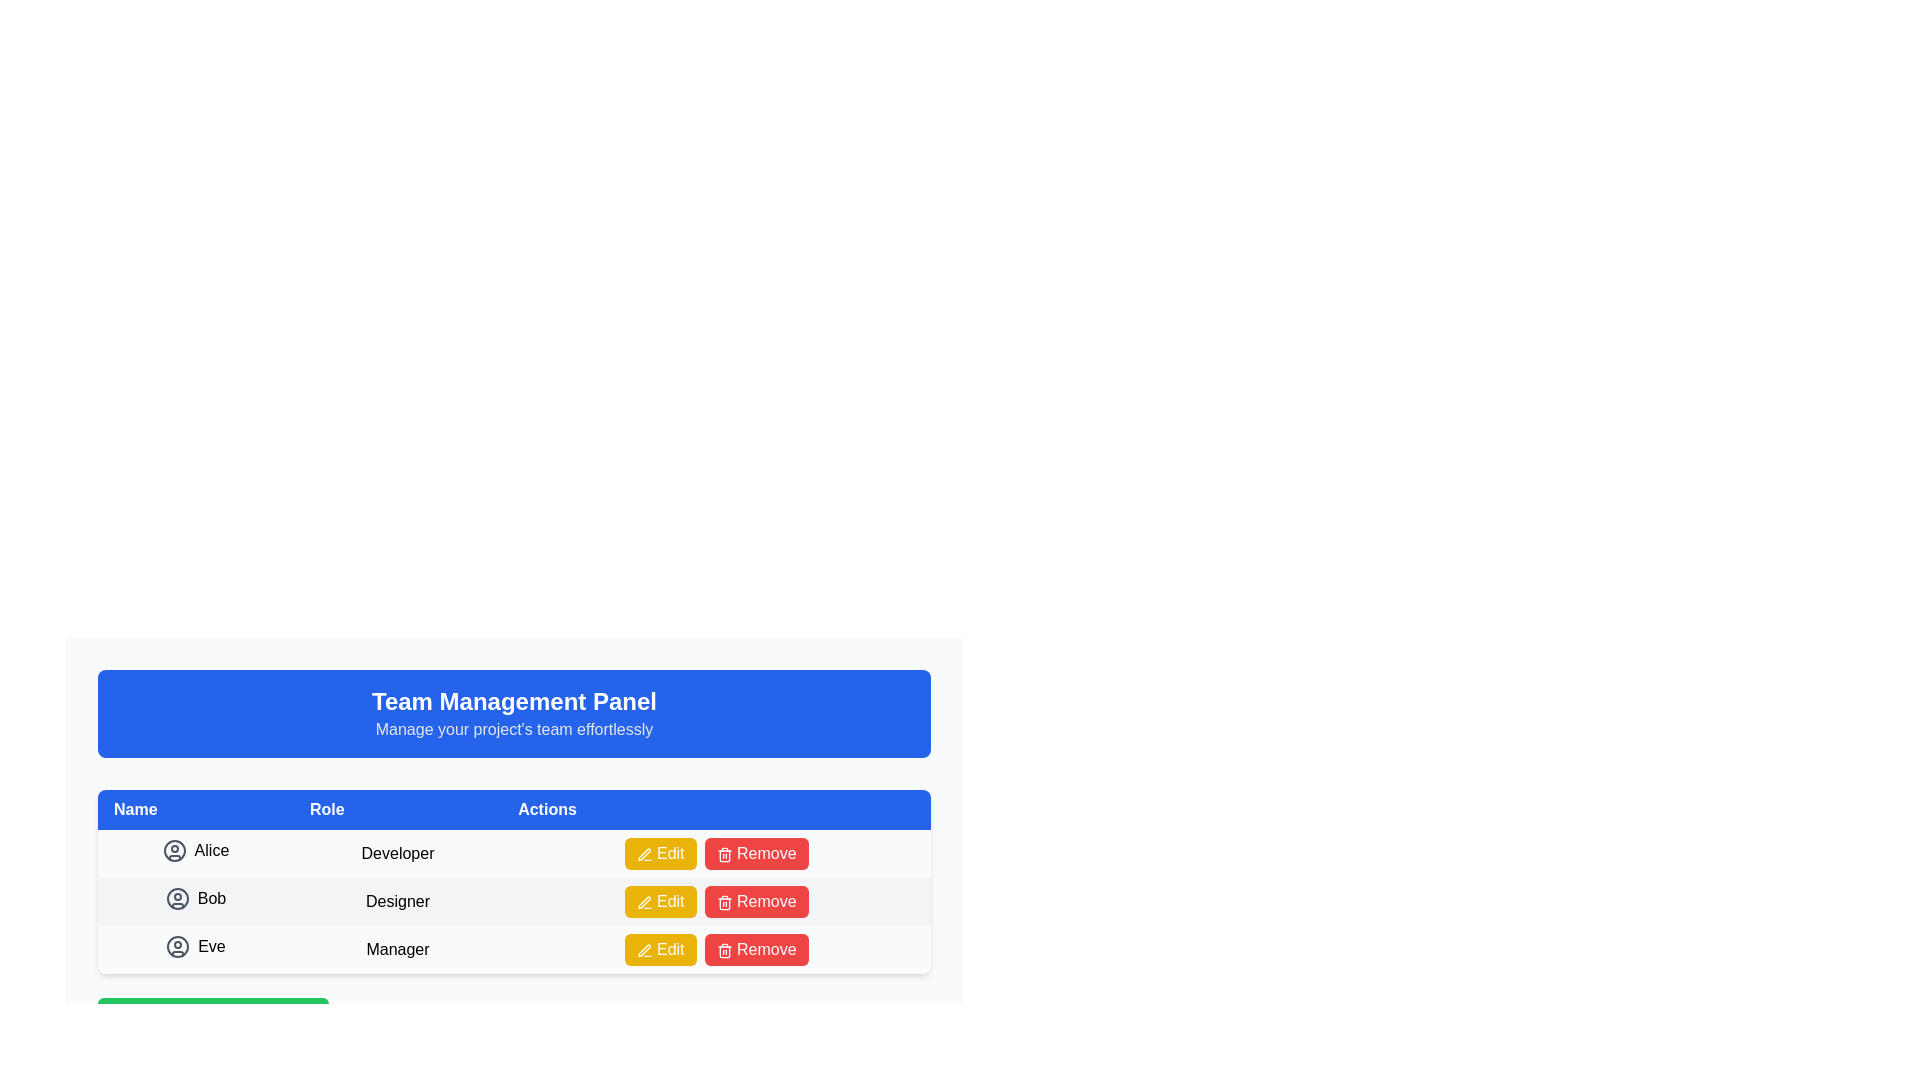 This screenshot has width=1920, height=1080. Describe the element at coordinates (644, 854) in the screenshot. I see `the pen icon located inside the first 'Edit' button for the user with the role 'Developer' in the table` at that location.